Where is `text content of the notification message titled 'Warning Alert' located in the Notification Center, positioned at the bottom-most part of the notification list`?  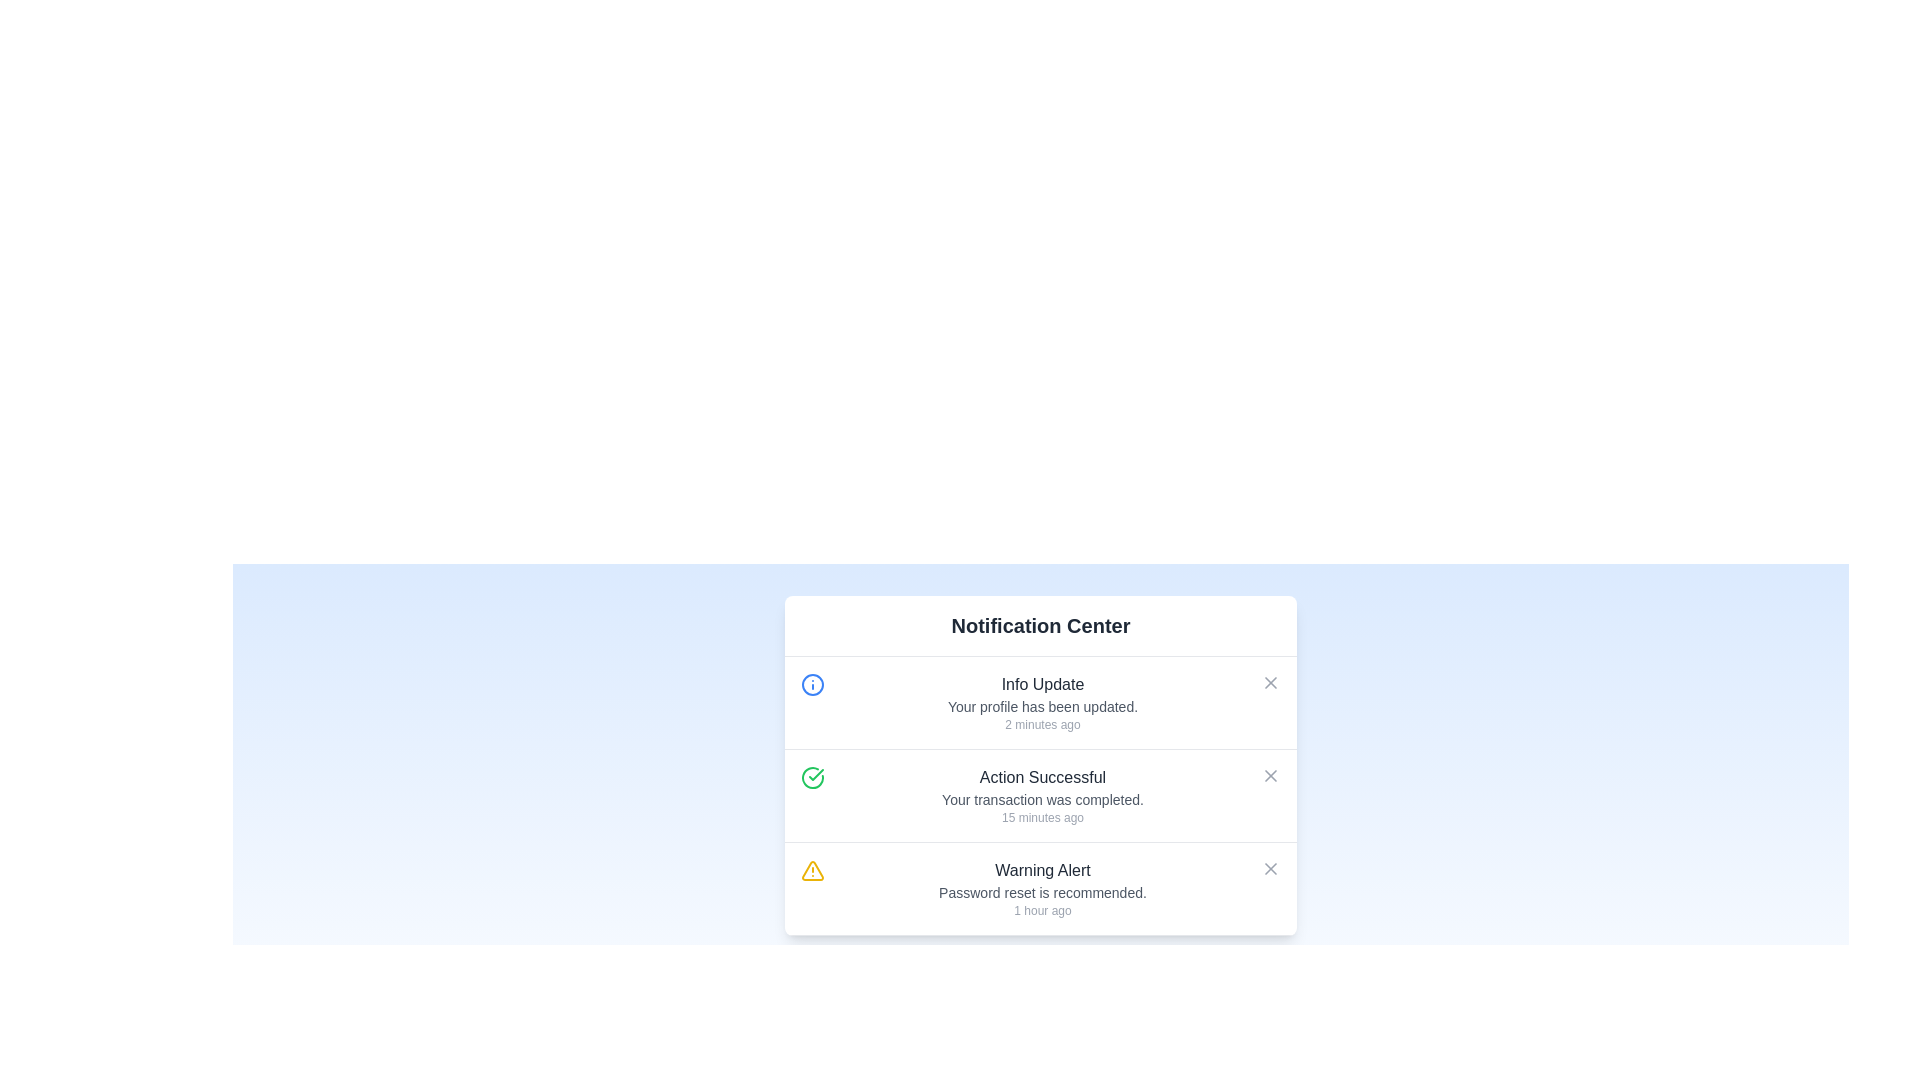 text content of the notification message titled 'Warning Alert' located in the Notification Center, positioned at the bottom-most part of the notification list is located at coordinates (1041, 887).